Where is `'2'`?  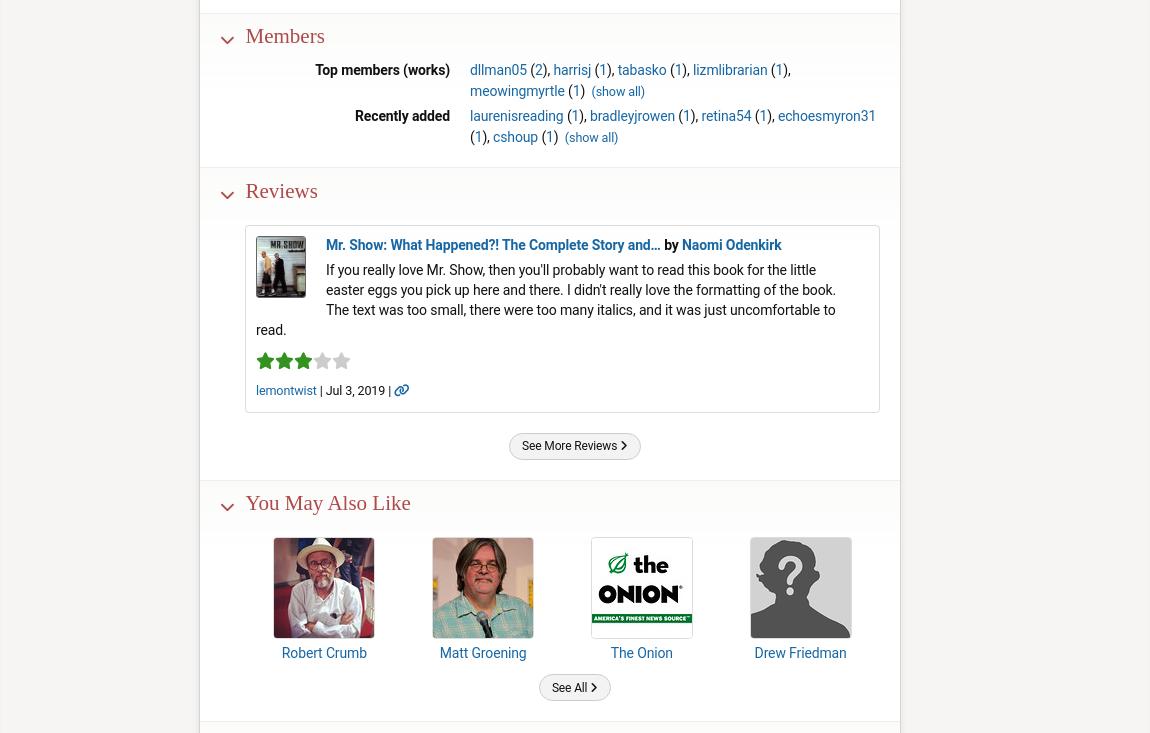
'2' is located at coordinates (537, 69).